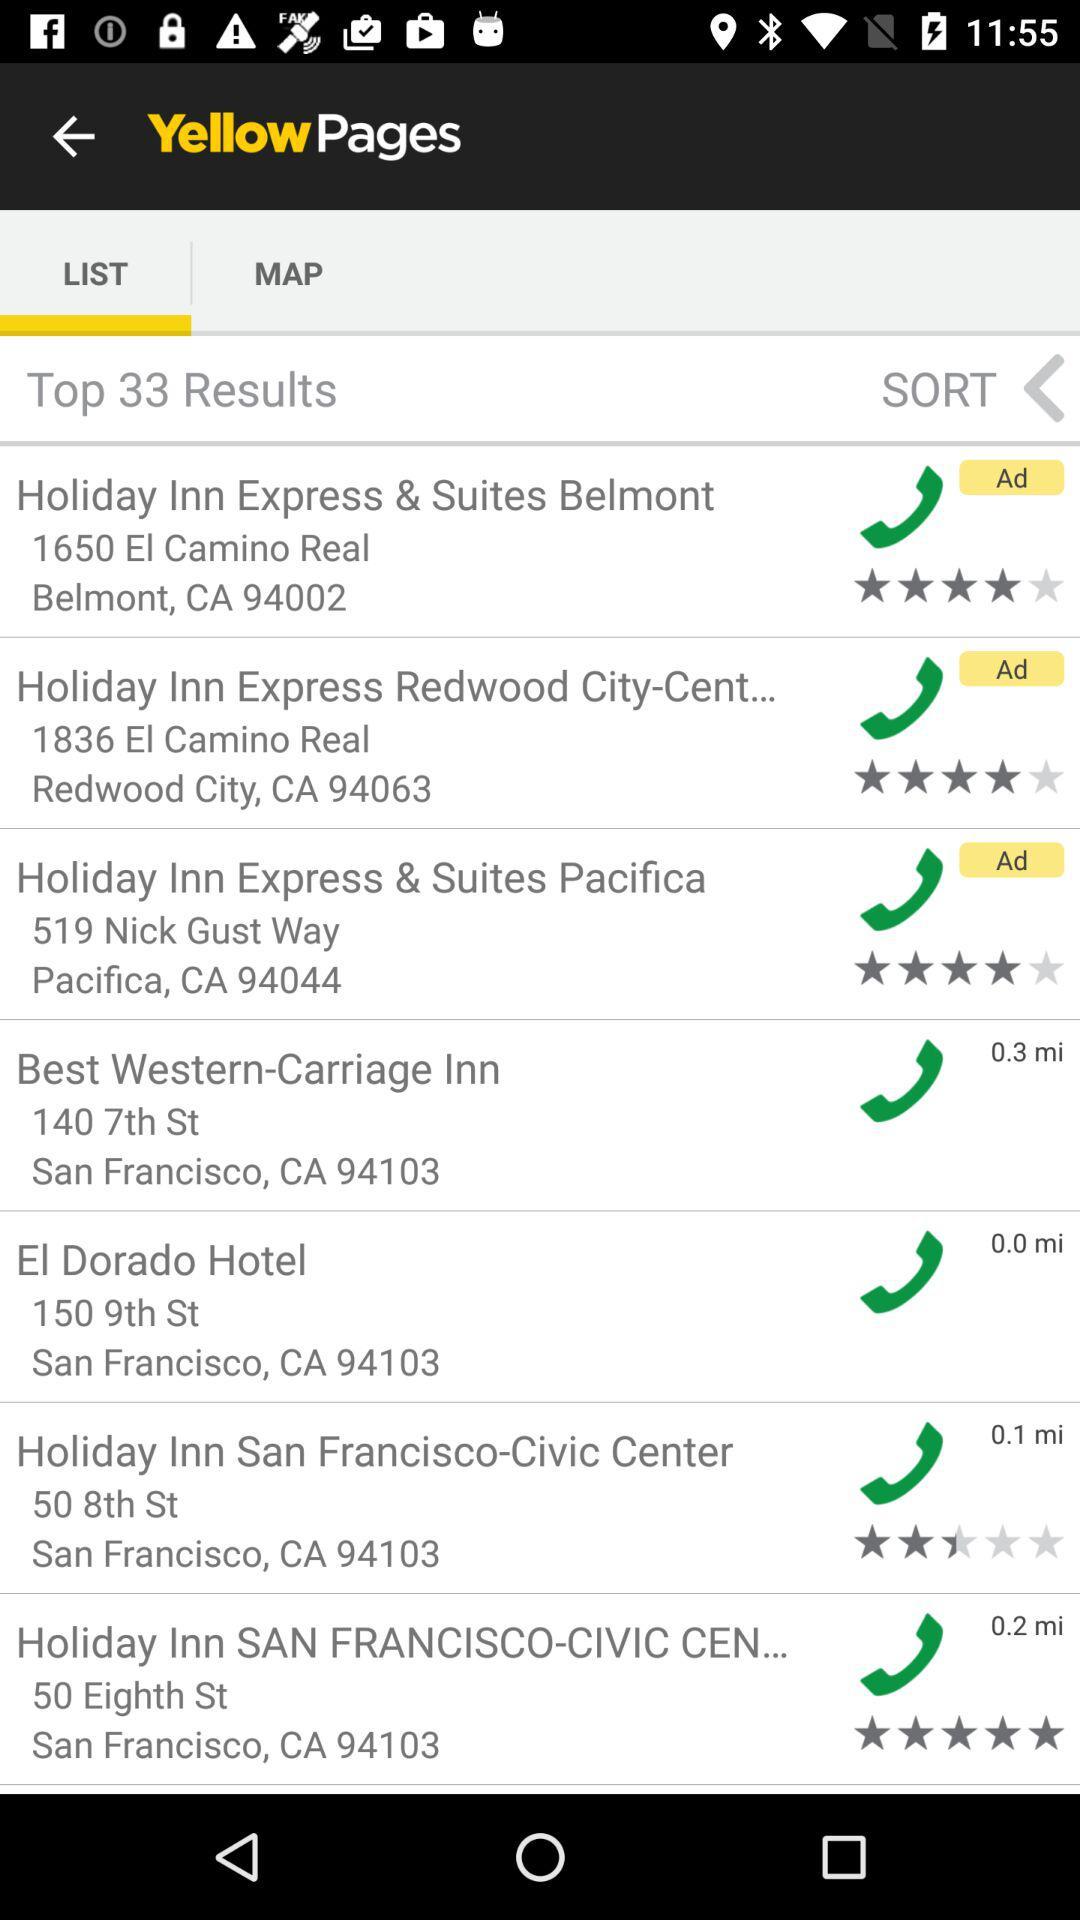 Image resolution: width=1080 pixels, height=1920 pixels. What do you see at coordinates (288, 272) in the screenshot?
I see `icon next to list` at bounding box center [288, 272].